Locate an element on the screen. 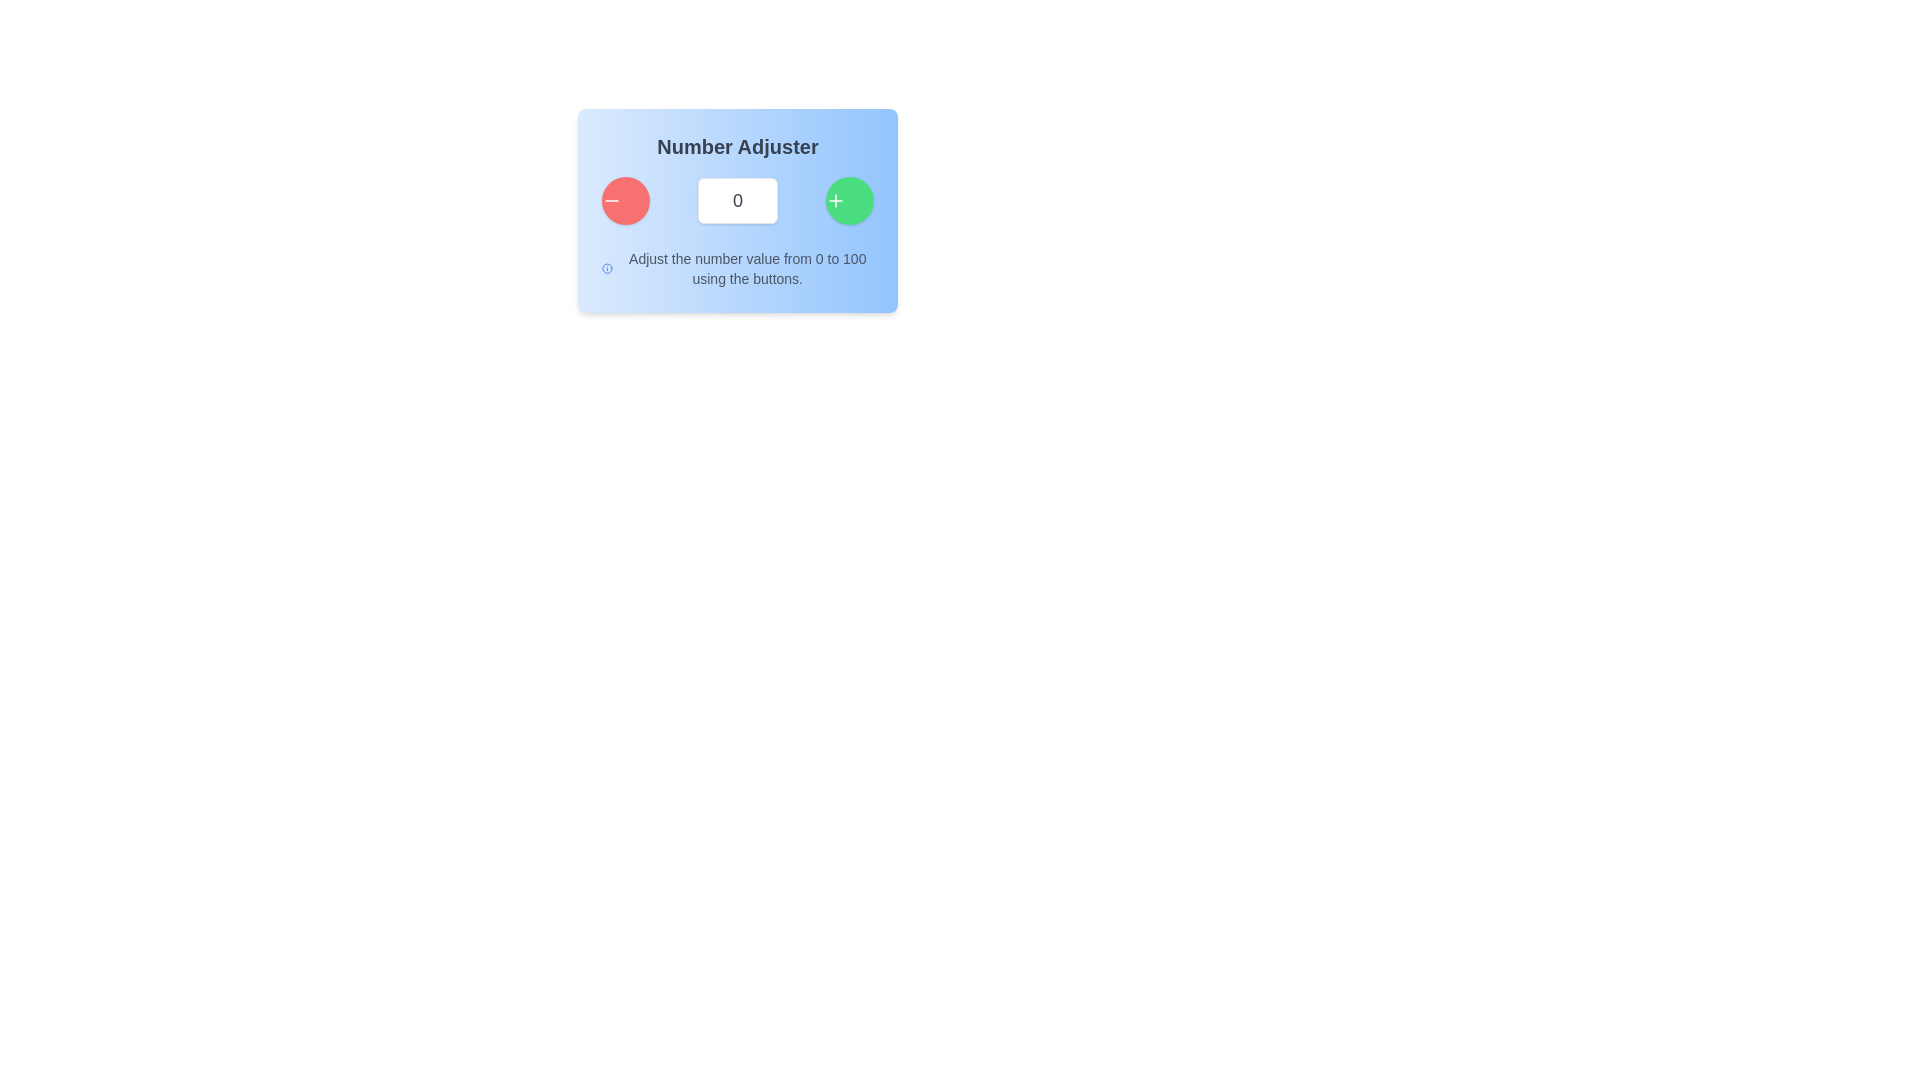 This screenshot has width=1920, height=1080. the minus icon located within a red circular button on the left side of the card component is located at coordinates (610, 200).